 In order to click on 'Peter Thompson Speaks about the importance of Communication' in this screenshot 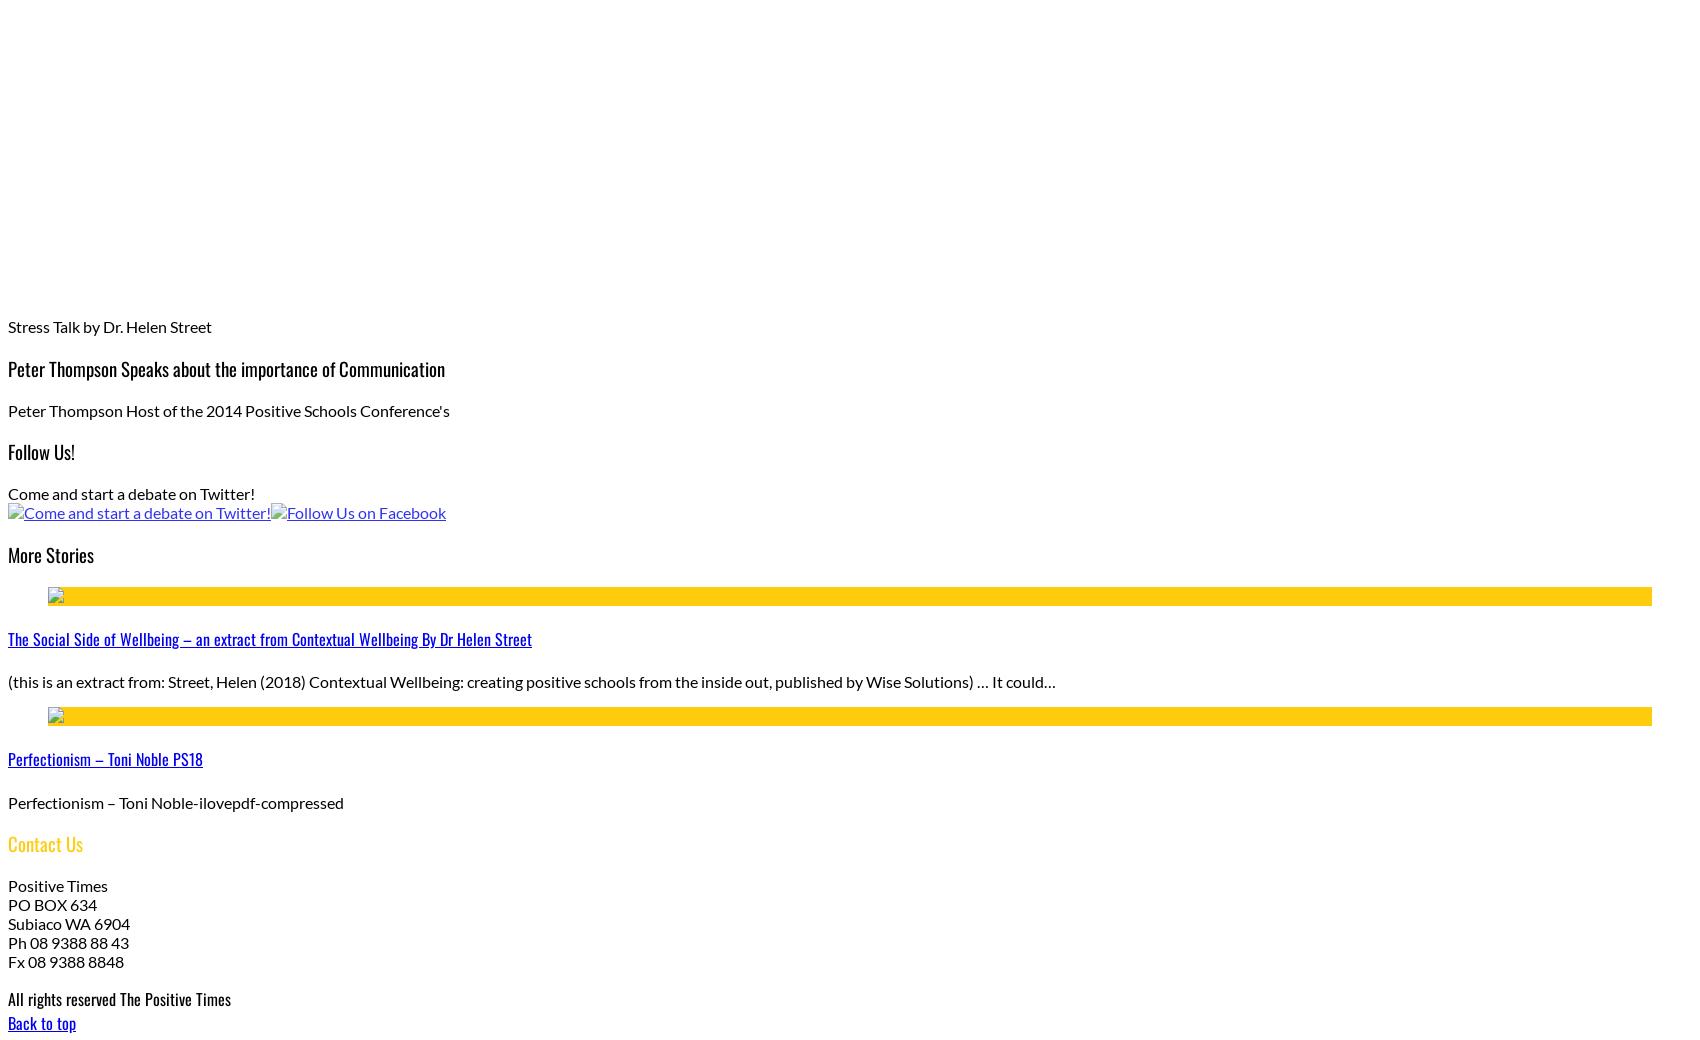, I will do `click(7, 366)`.